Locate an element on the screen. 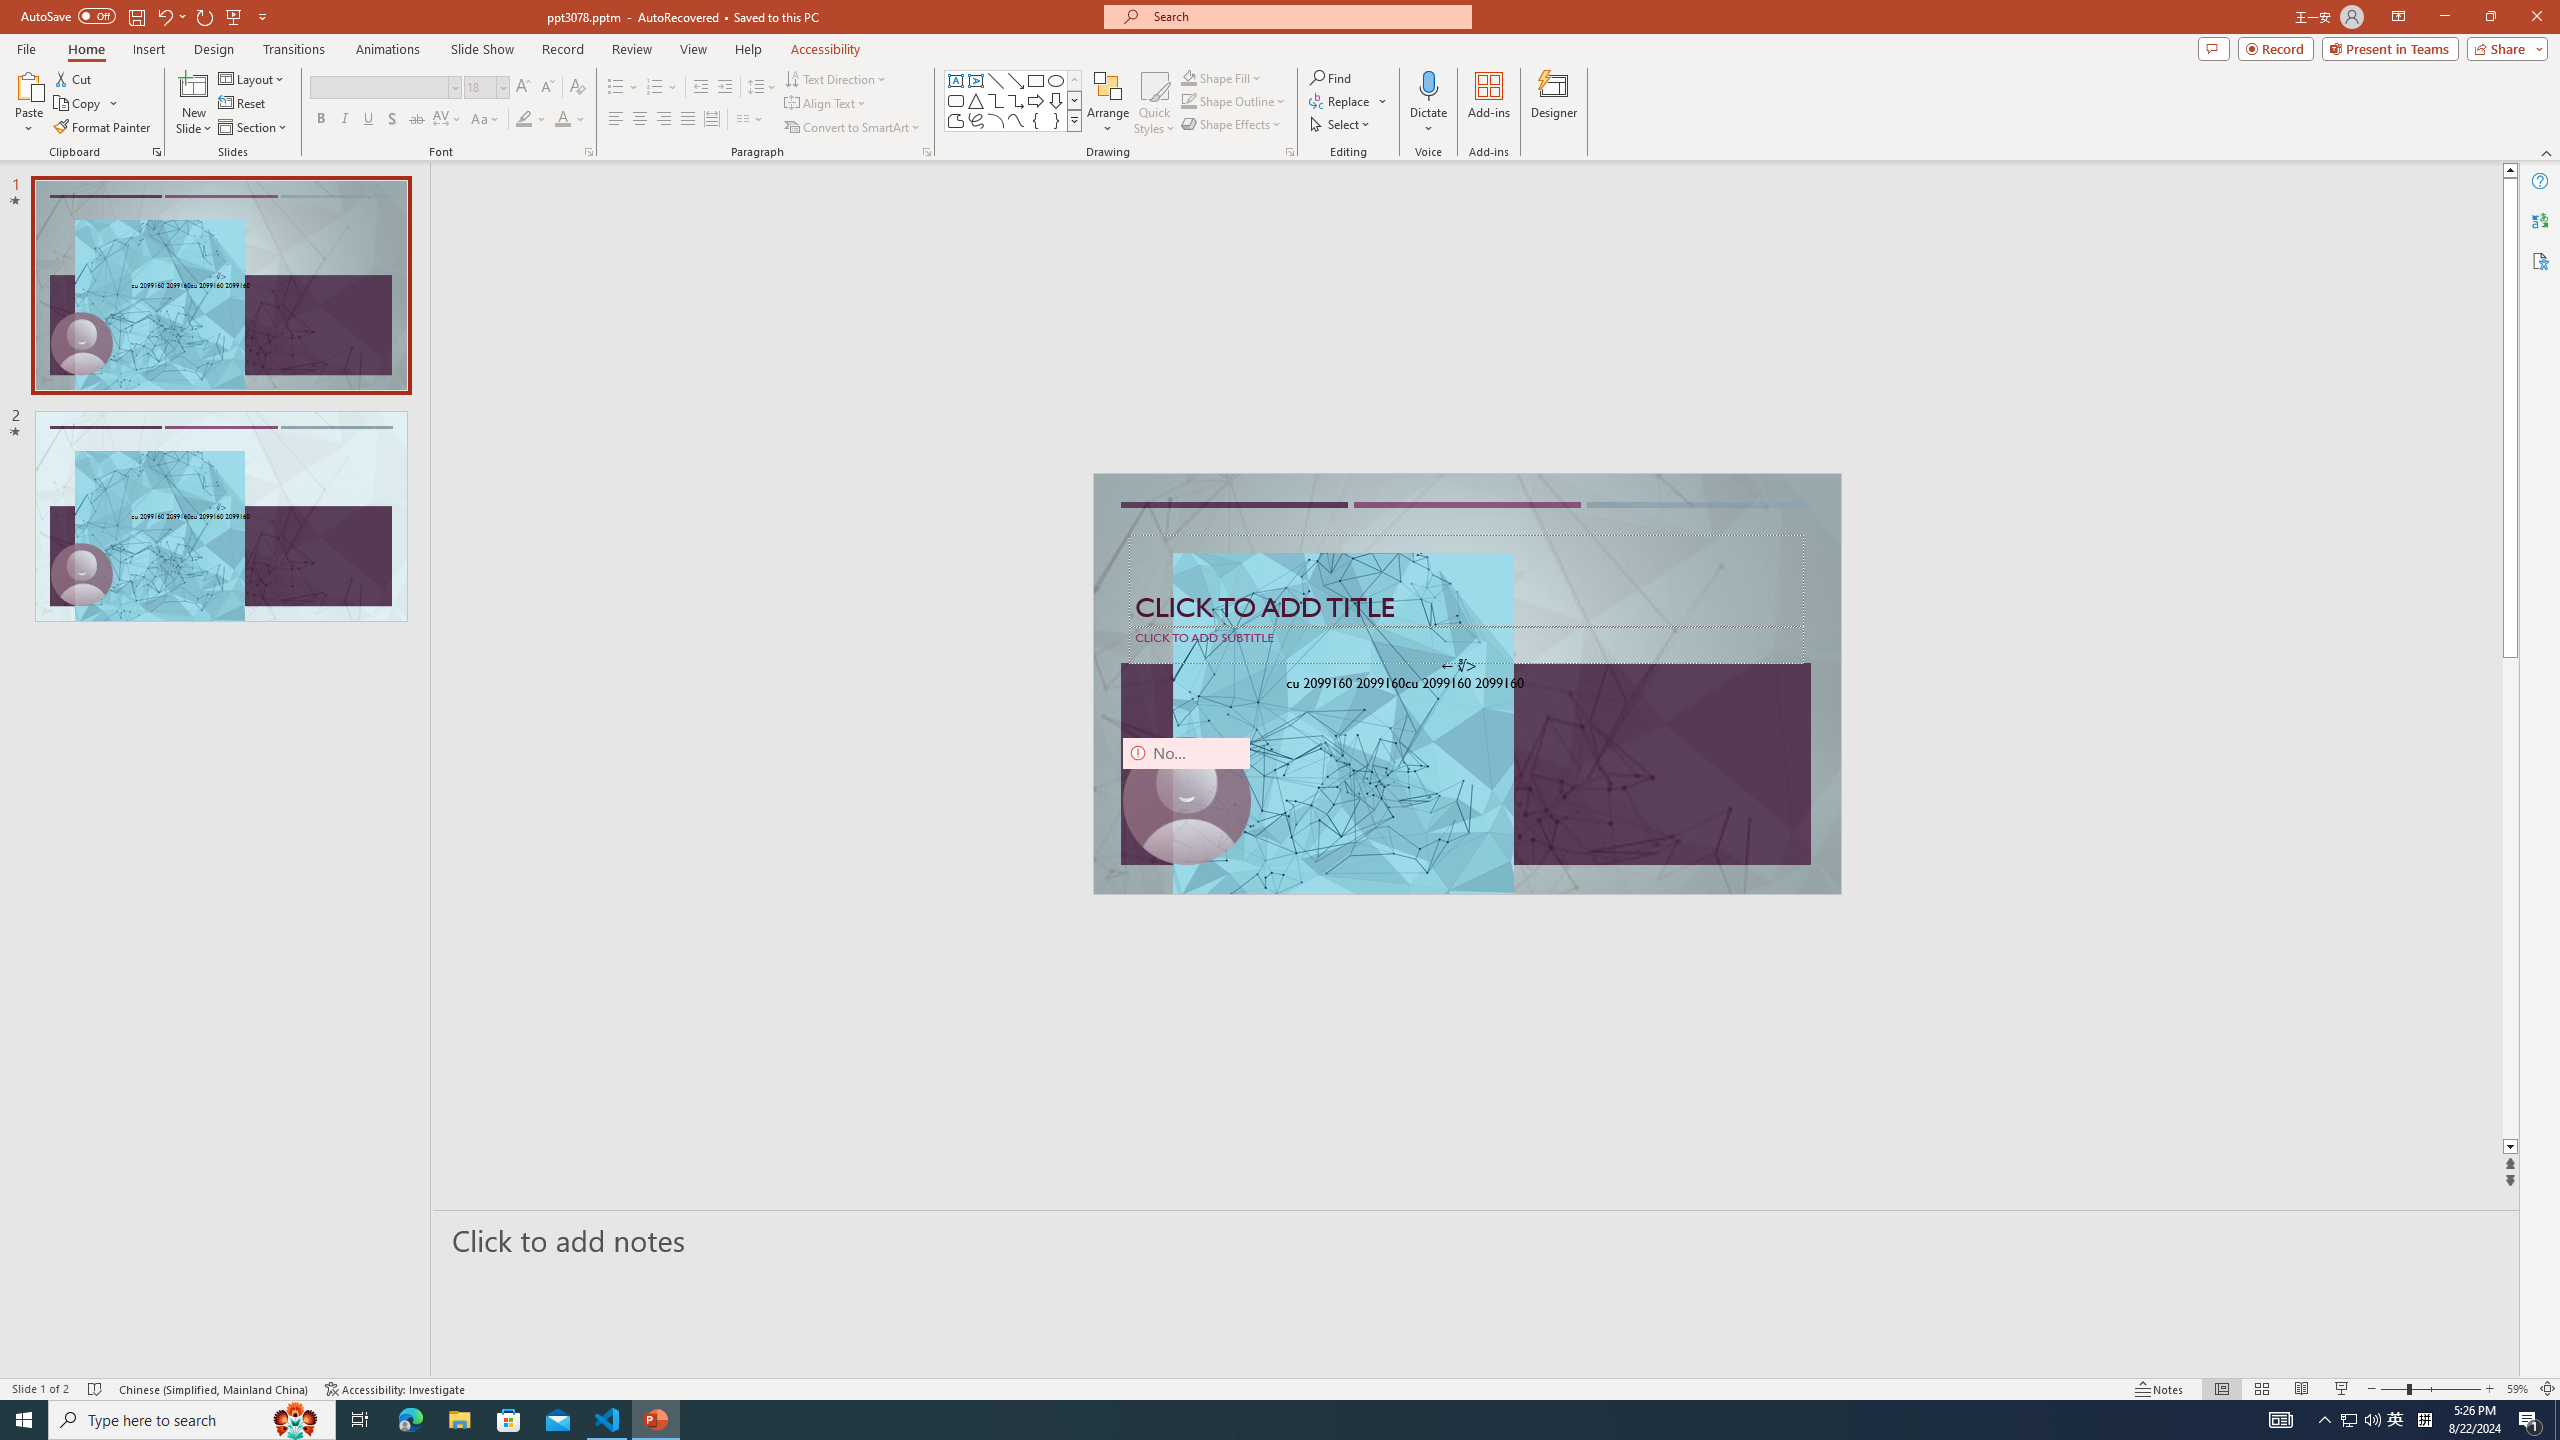 This screenshot has width=2560, height=1440. 'Reset' is located at coordinates (242, 103).